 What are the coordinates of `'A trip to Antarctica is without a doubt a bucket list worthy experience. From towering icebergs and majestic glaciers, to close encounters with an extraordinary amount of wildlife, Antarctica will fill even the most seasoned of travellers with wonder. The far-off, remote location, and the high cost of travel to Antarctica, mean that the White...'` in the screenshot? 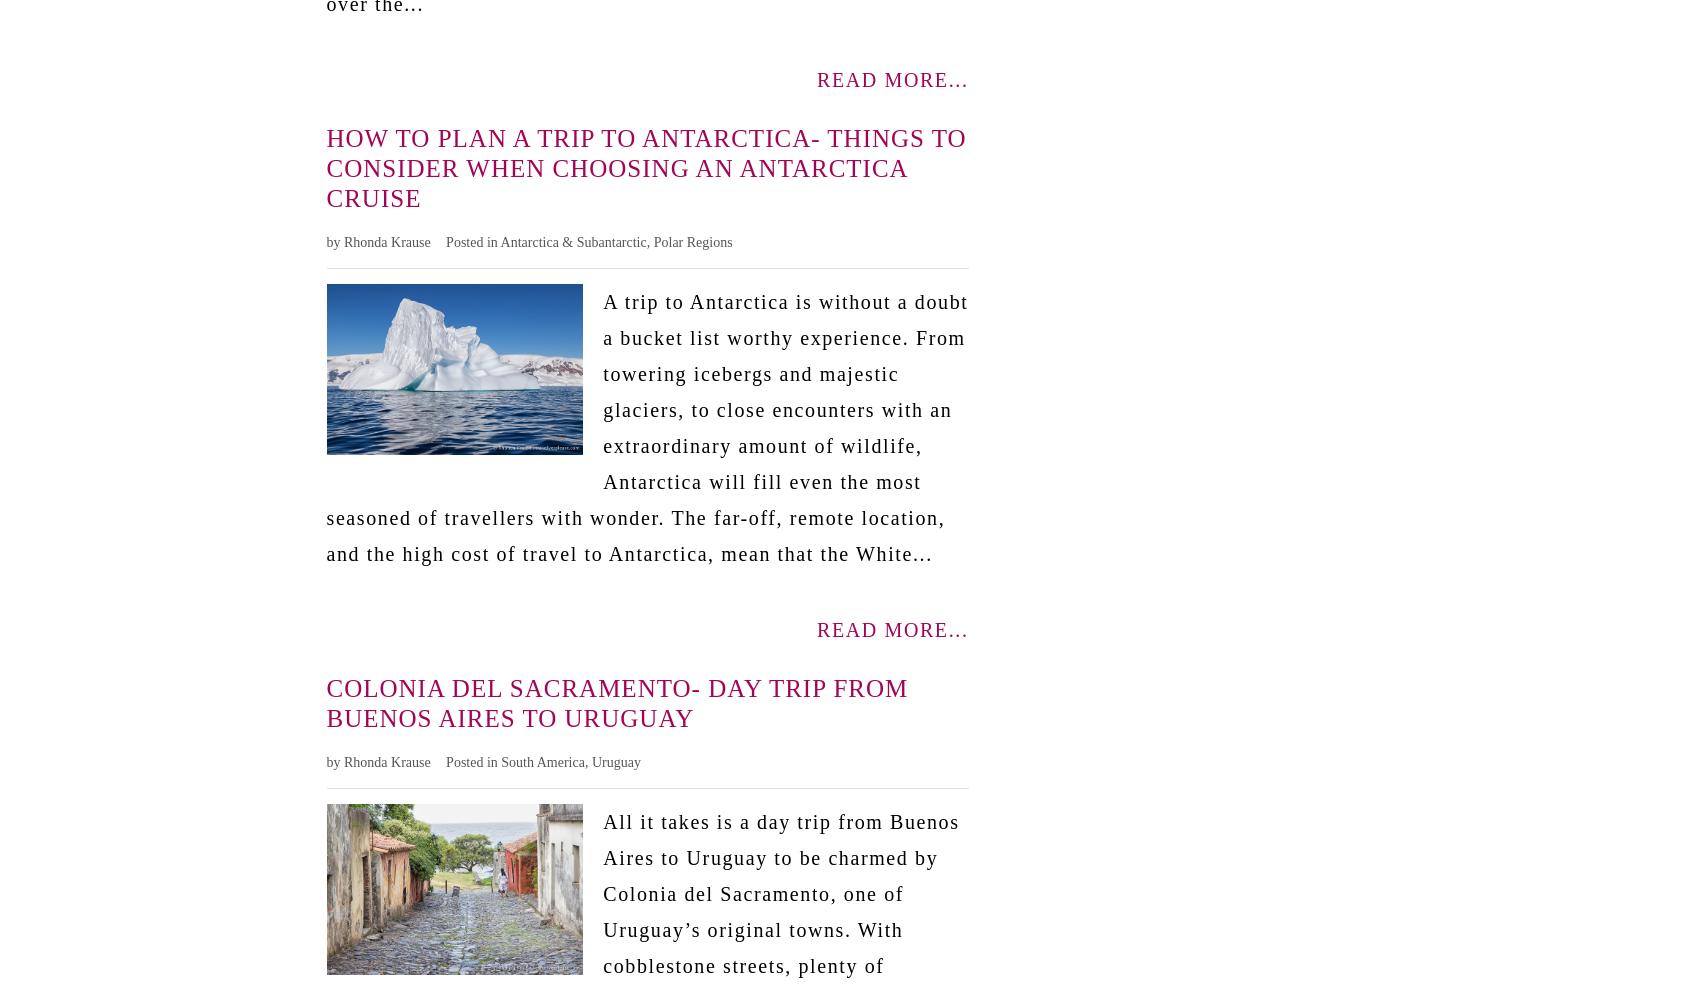 It's located at (645, 425).